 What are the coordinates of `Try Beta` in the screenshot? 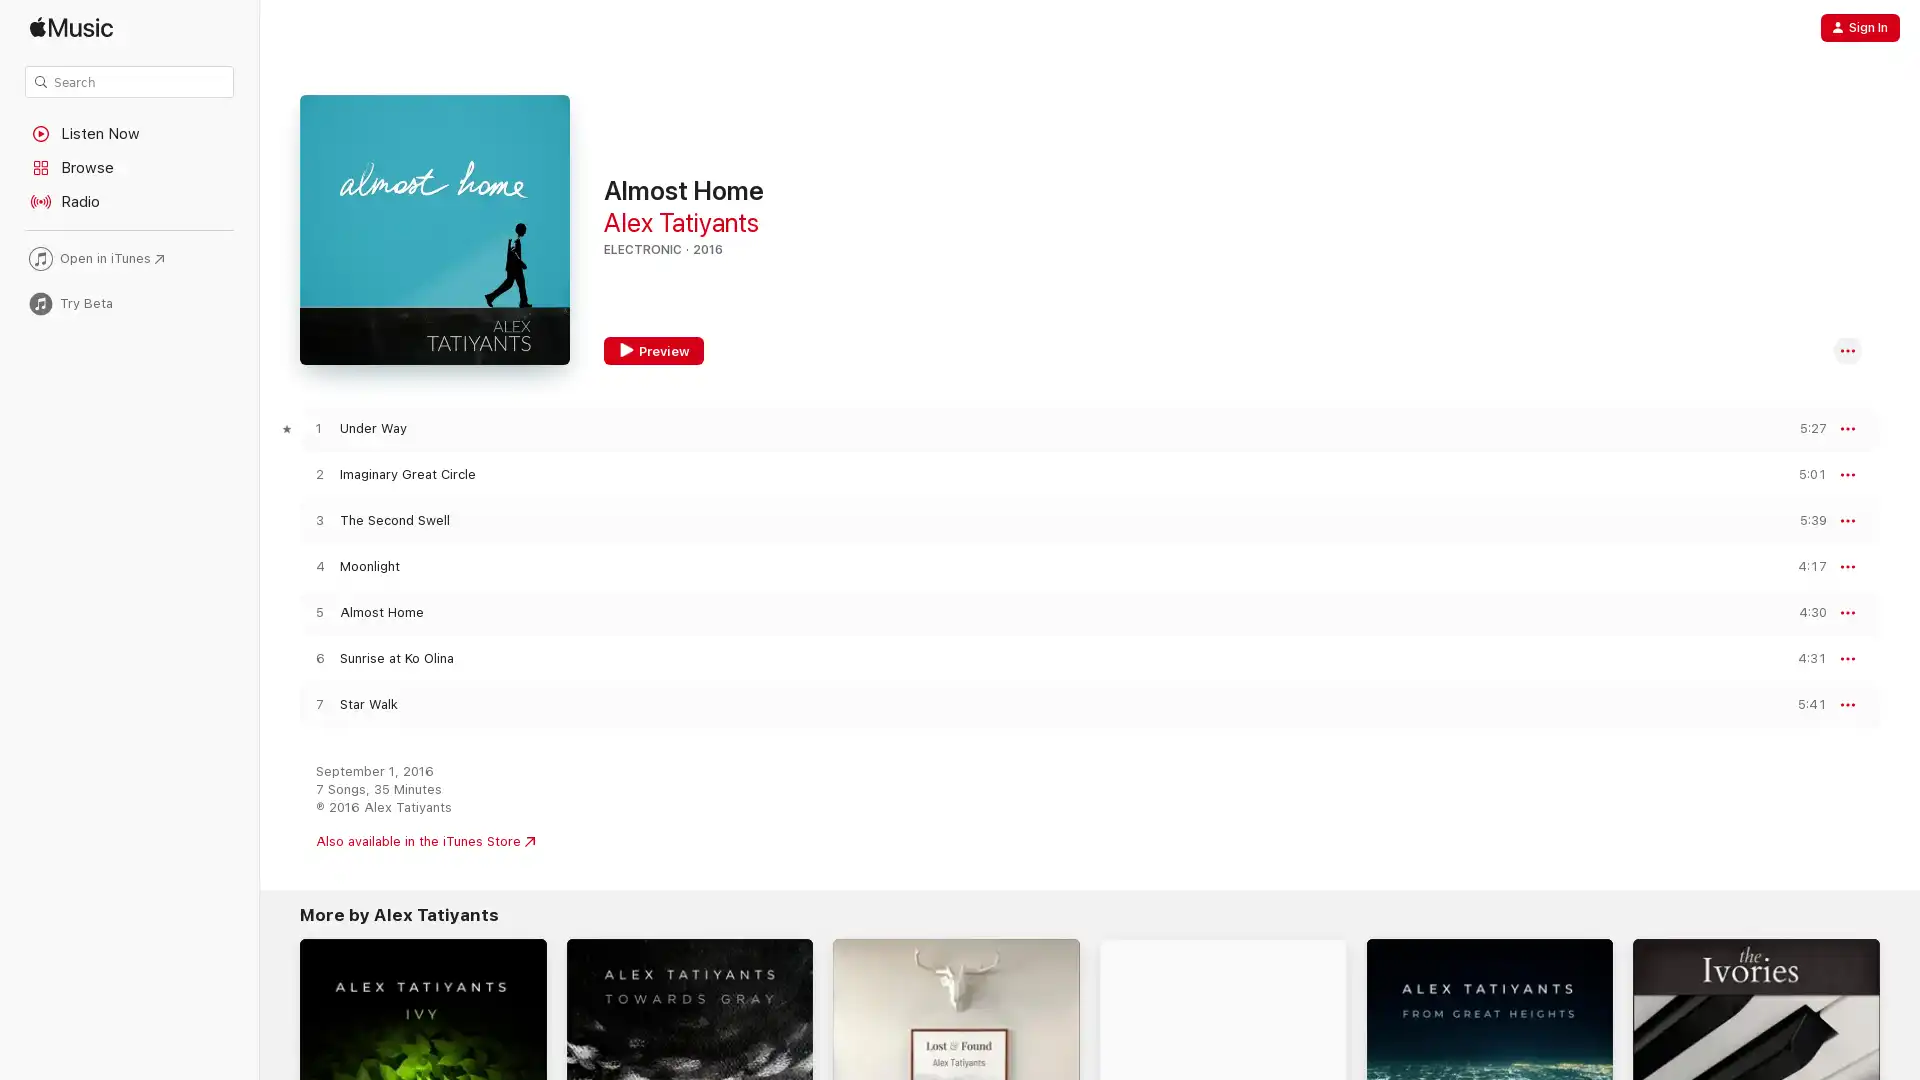 It's located at (128, 303).